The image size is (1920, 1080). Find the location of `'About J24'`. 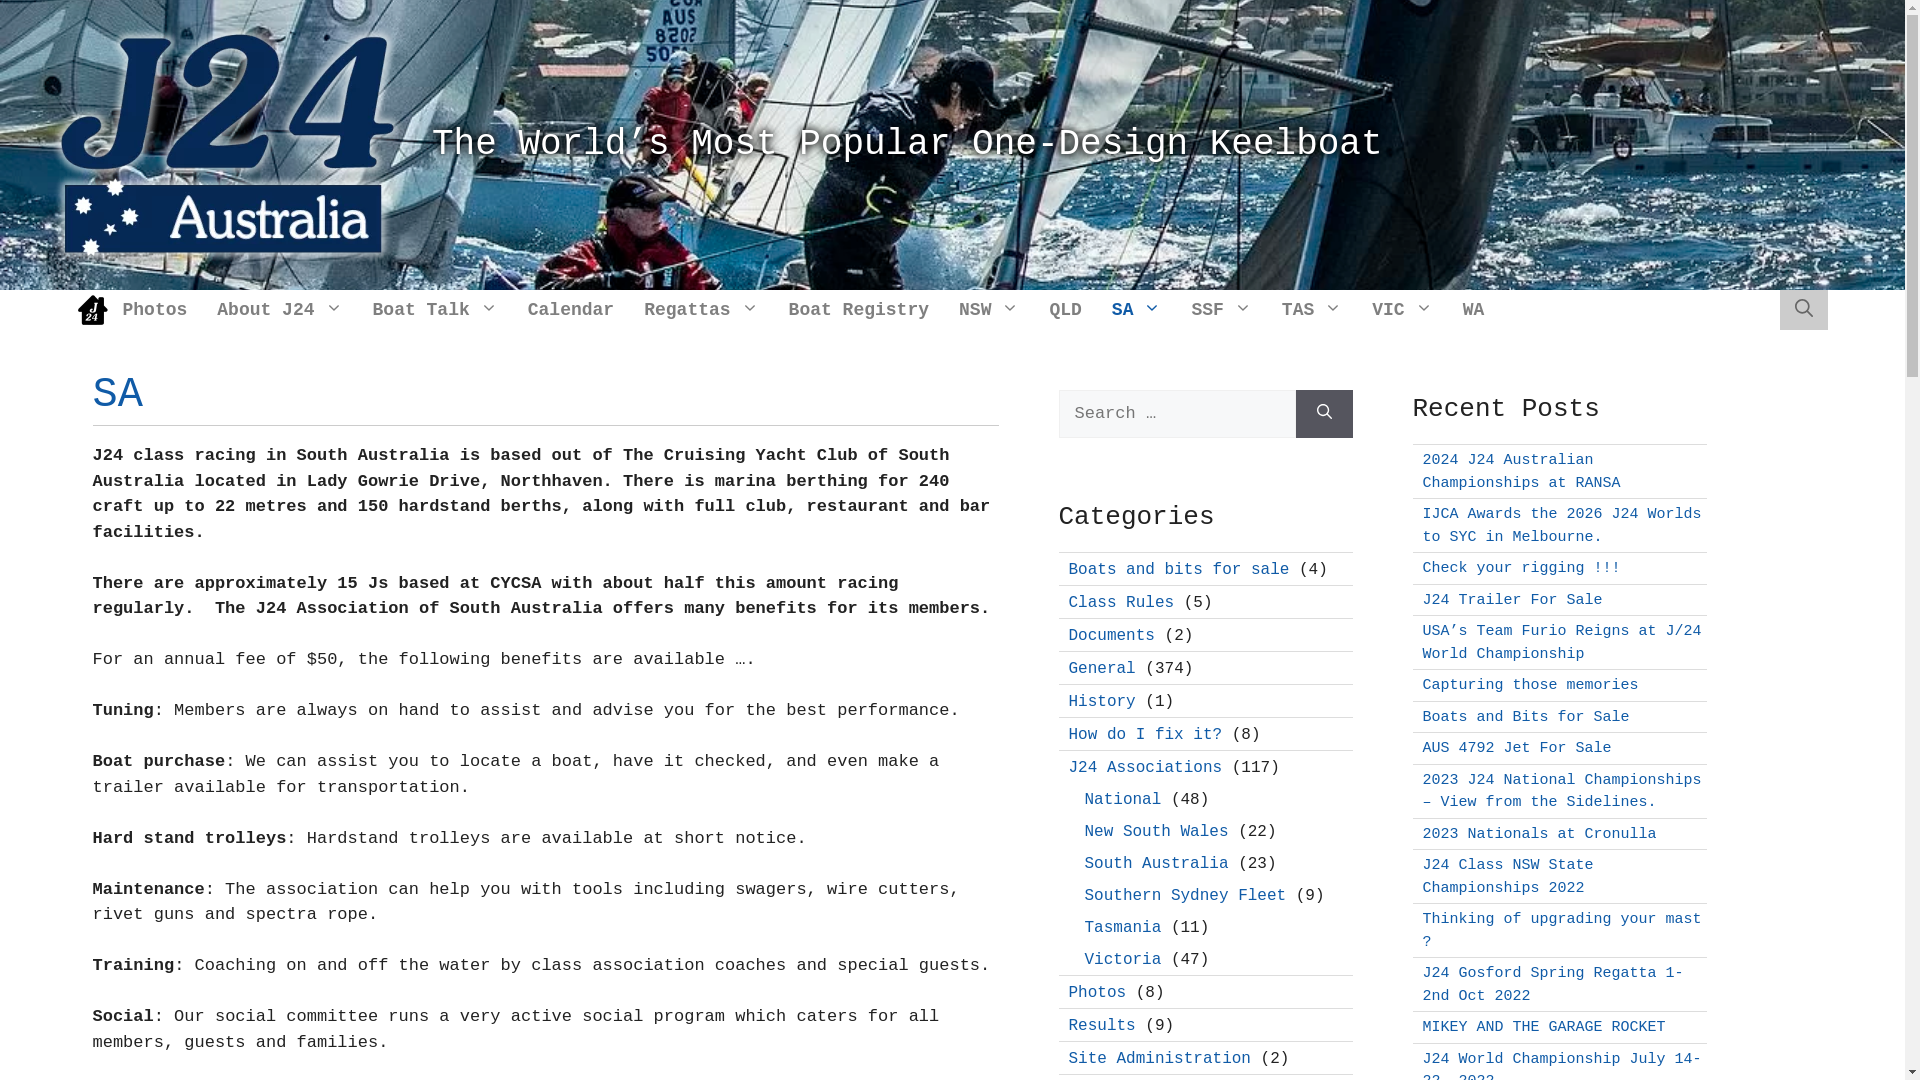

'About J24' is located at coordinates (278, 309).